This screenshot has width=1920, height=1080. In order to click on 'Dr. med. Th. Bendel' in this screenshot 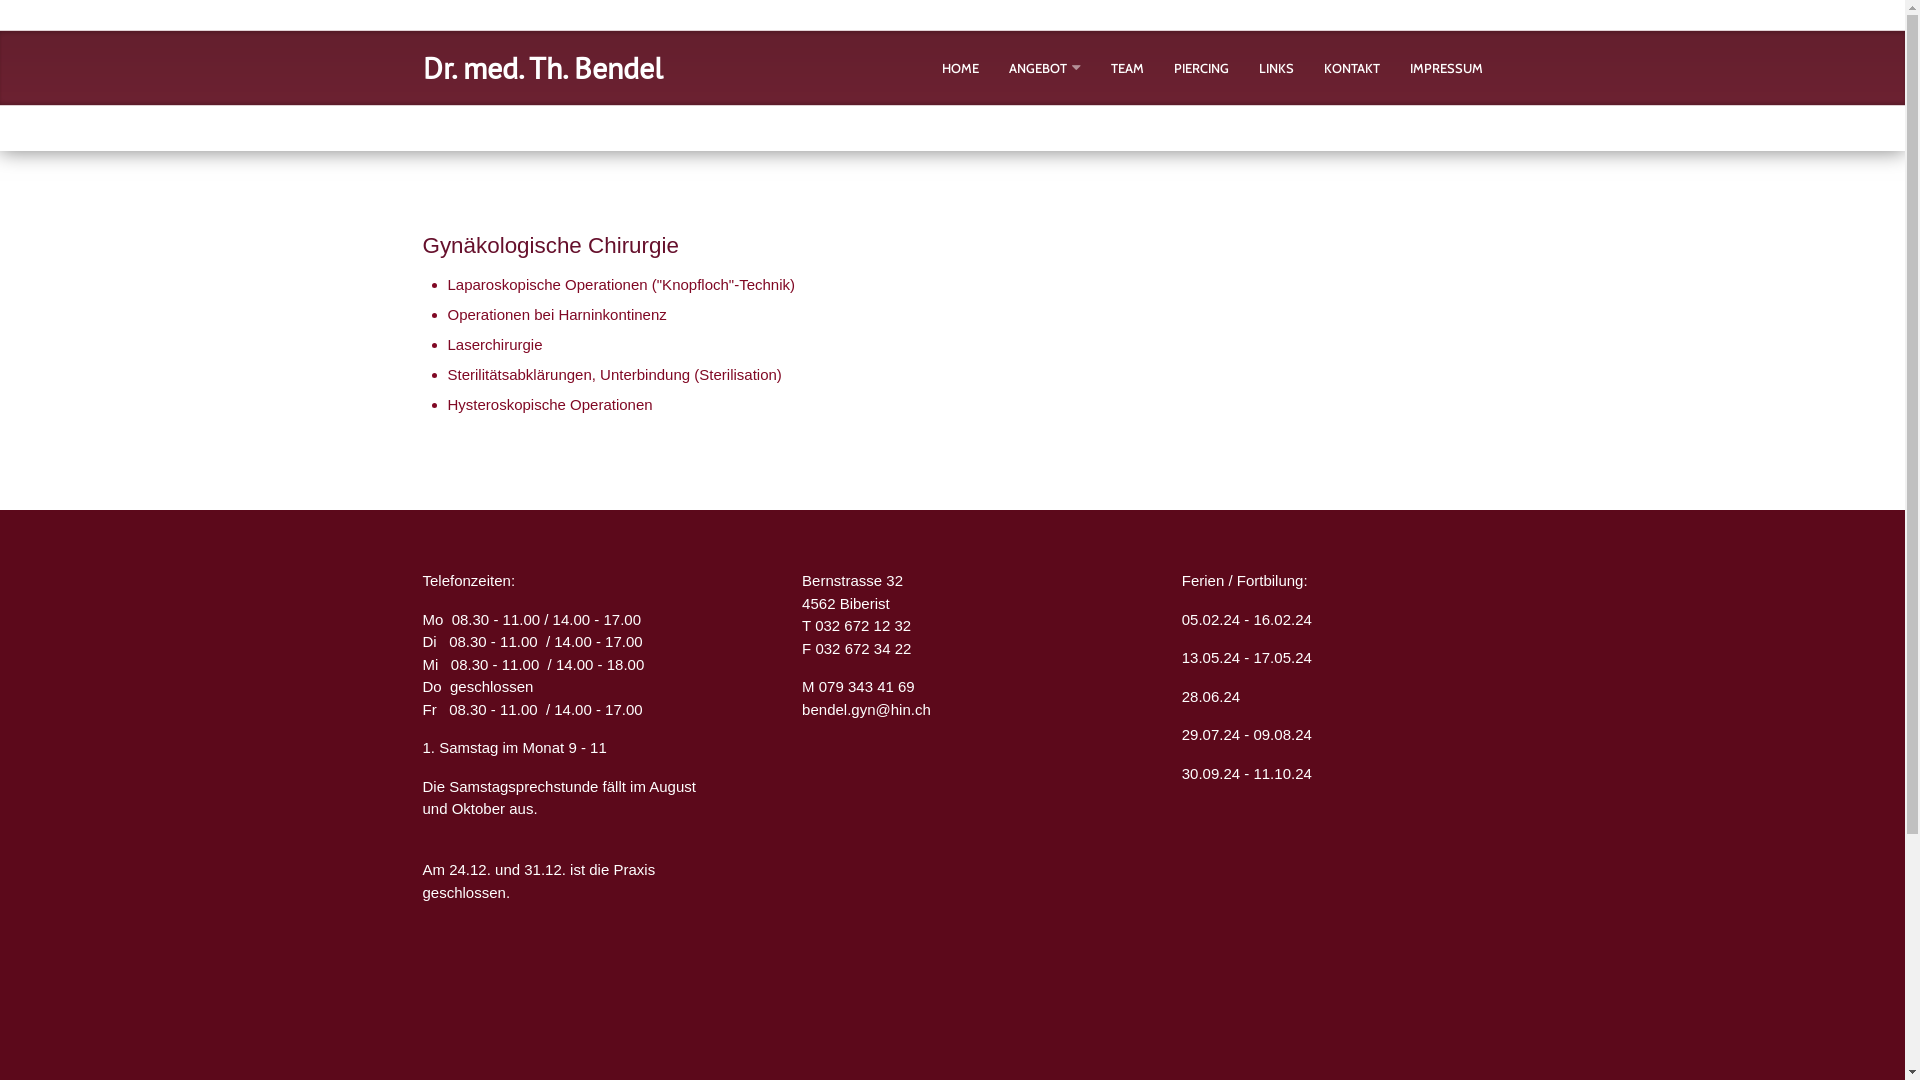, I will do `click(542, 66)`.